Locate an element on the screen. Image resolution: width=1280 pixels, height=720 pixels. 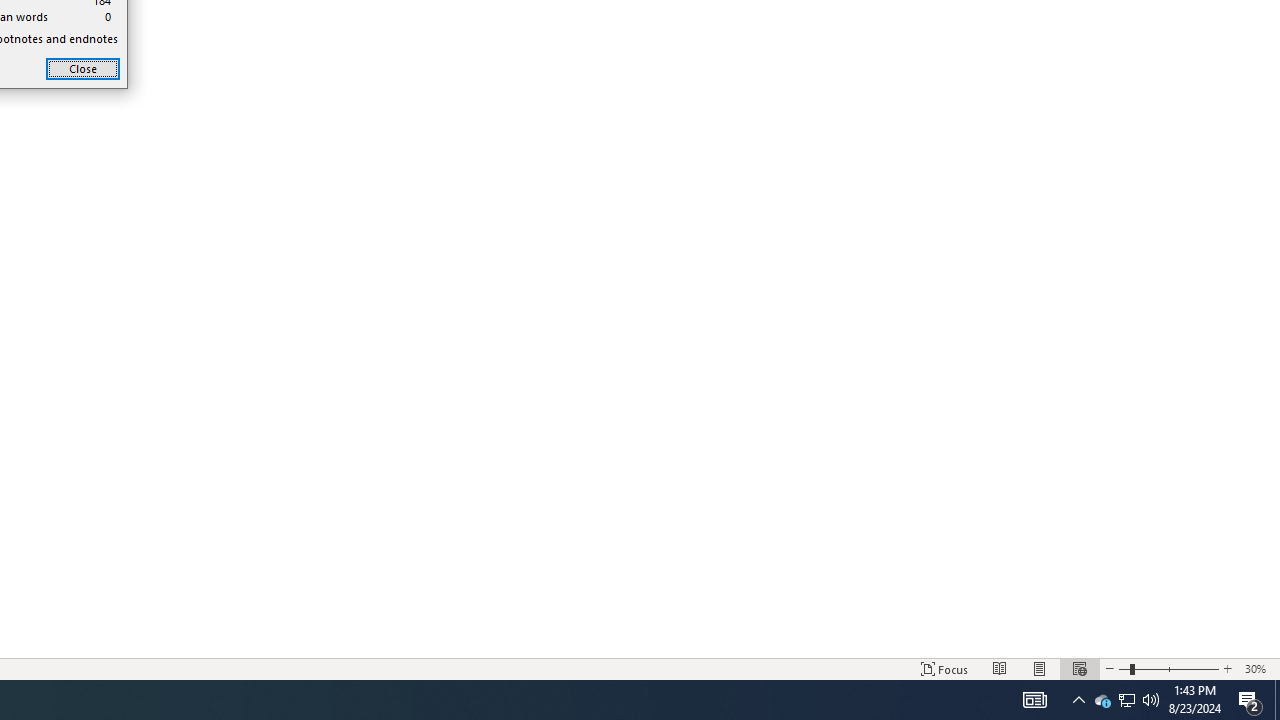
'Zoom' is located at coordinates (1168, 669).